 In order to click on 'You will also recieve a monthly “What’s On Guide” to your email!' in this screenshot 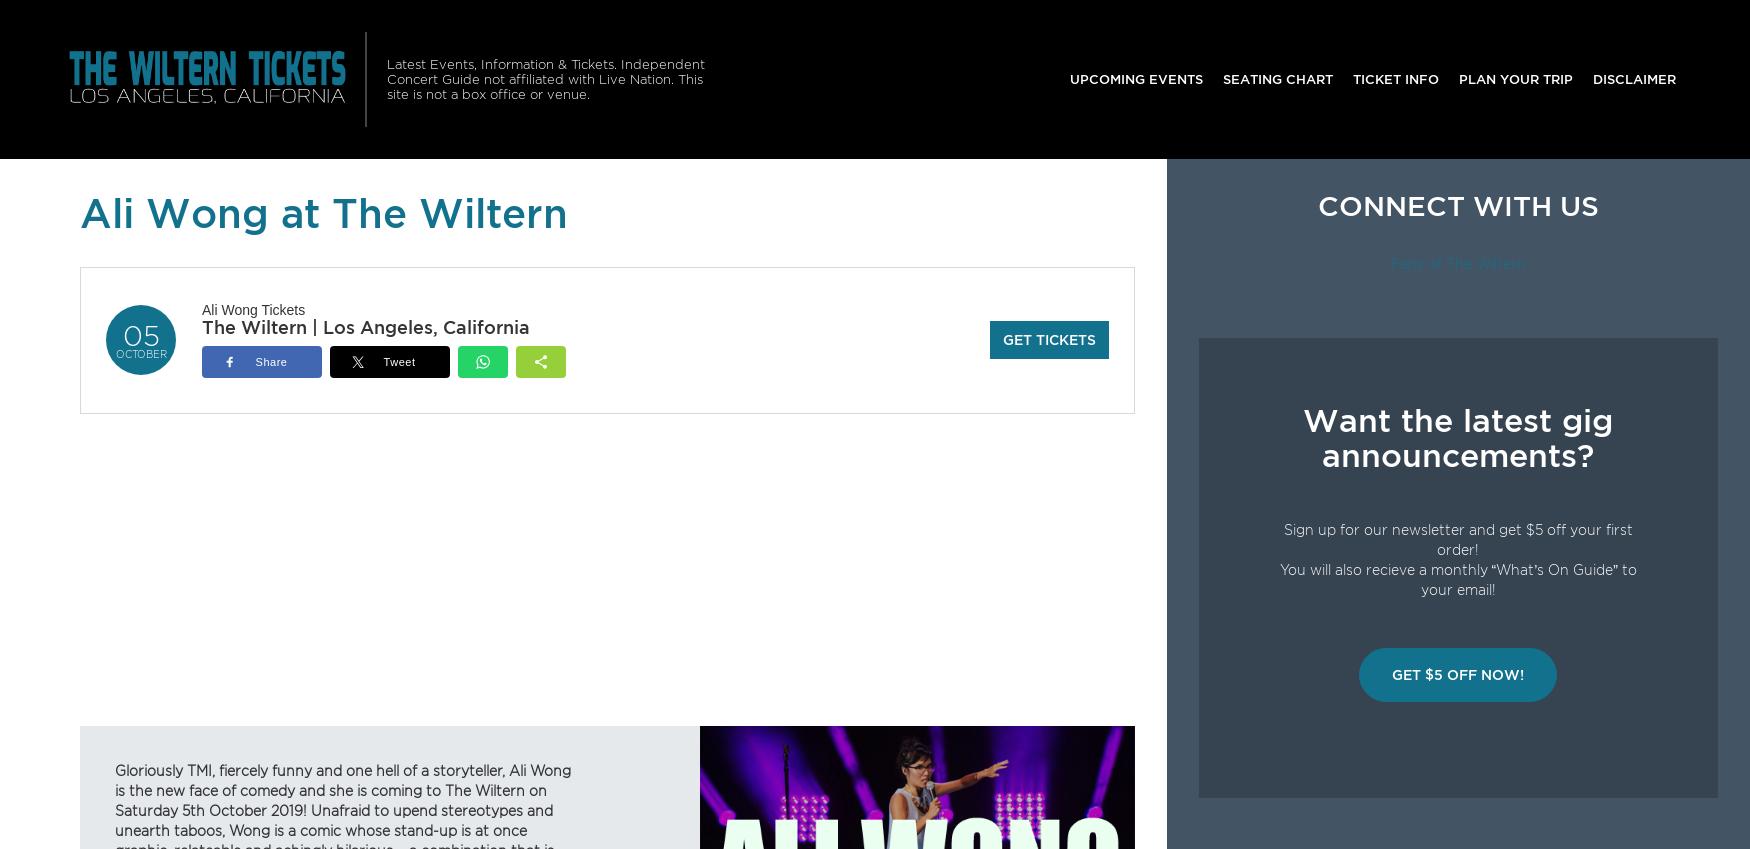, I will do `click(1457, 579)`.